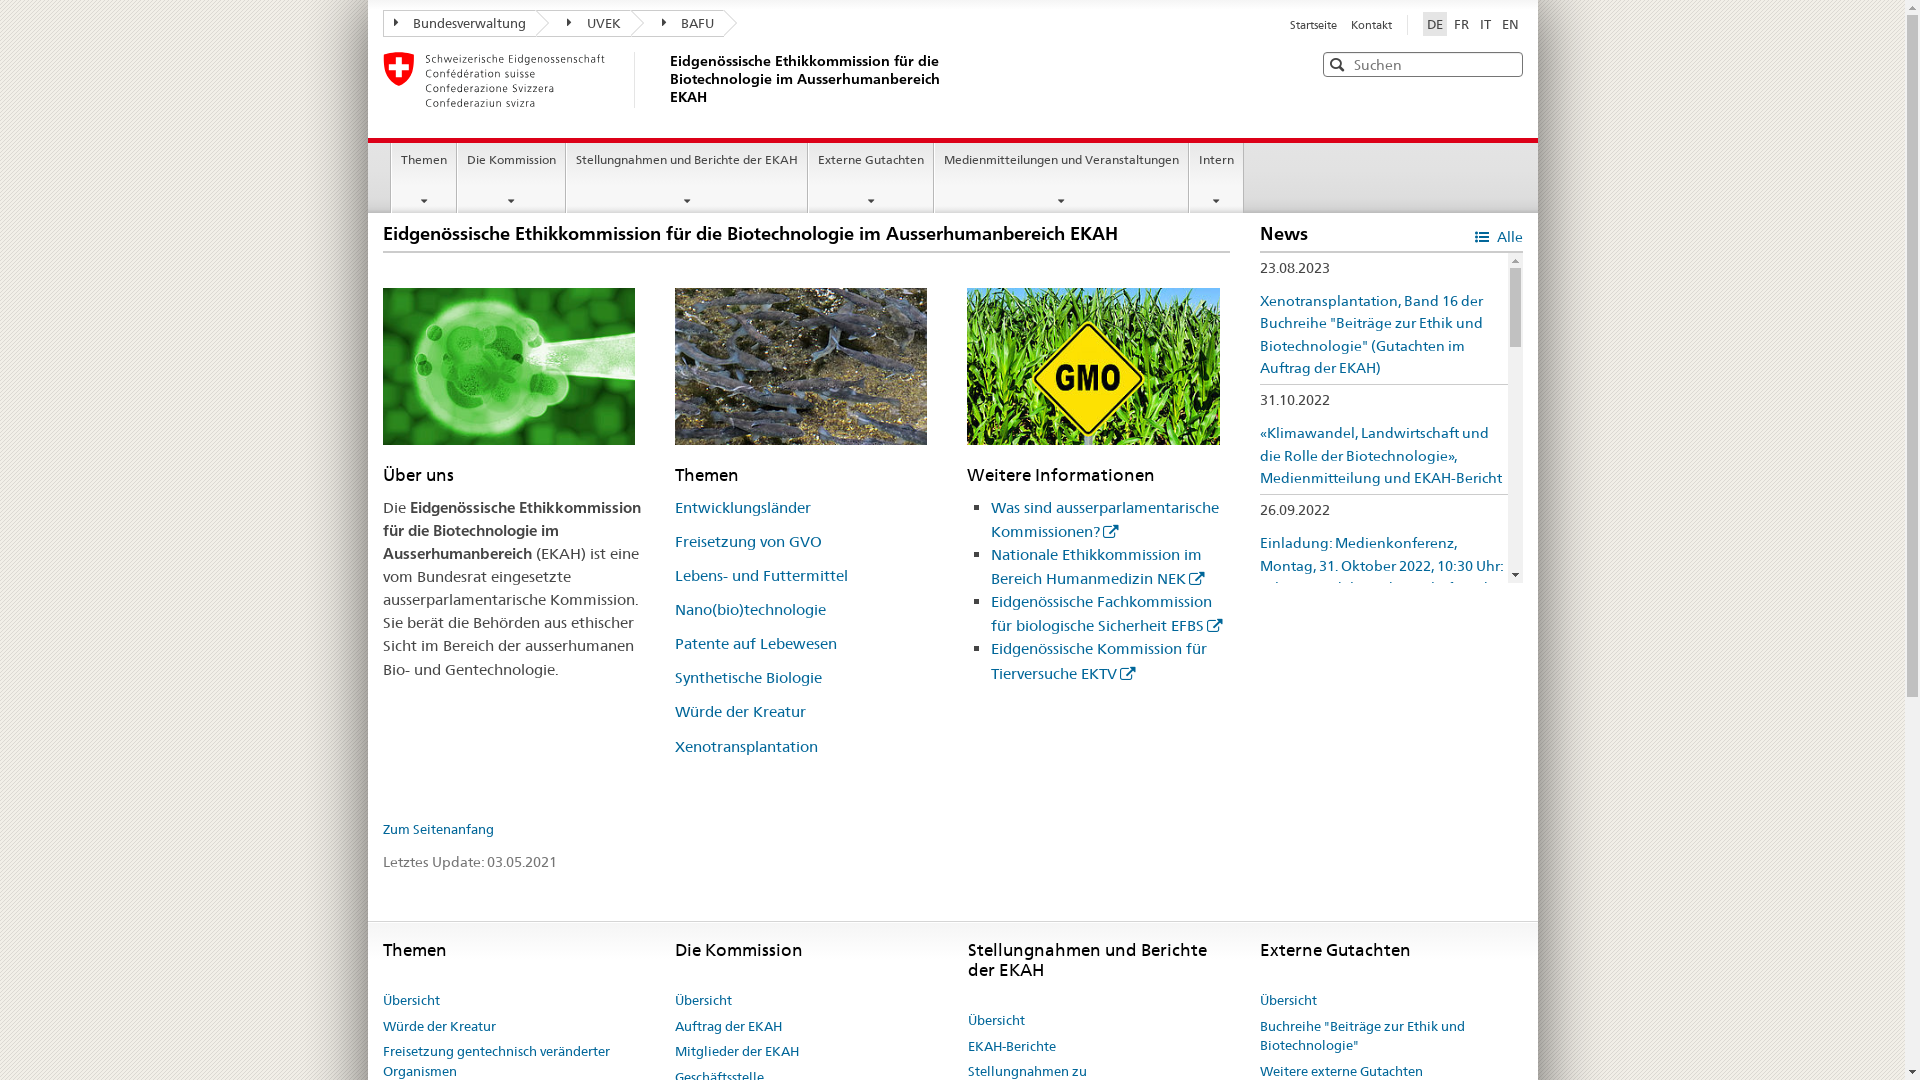 The width and height of the screenshot is (1920, 1080). What do you see at coordinates (749, 608) in the screenshot?
I see `'Nano(bio)technologie'` at bounding box center [749, 608].